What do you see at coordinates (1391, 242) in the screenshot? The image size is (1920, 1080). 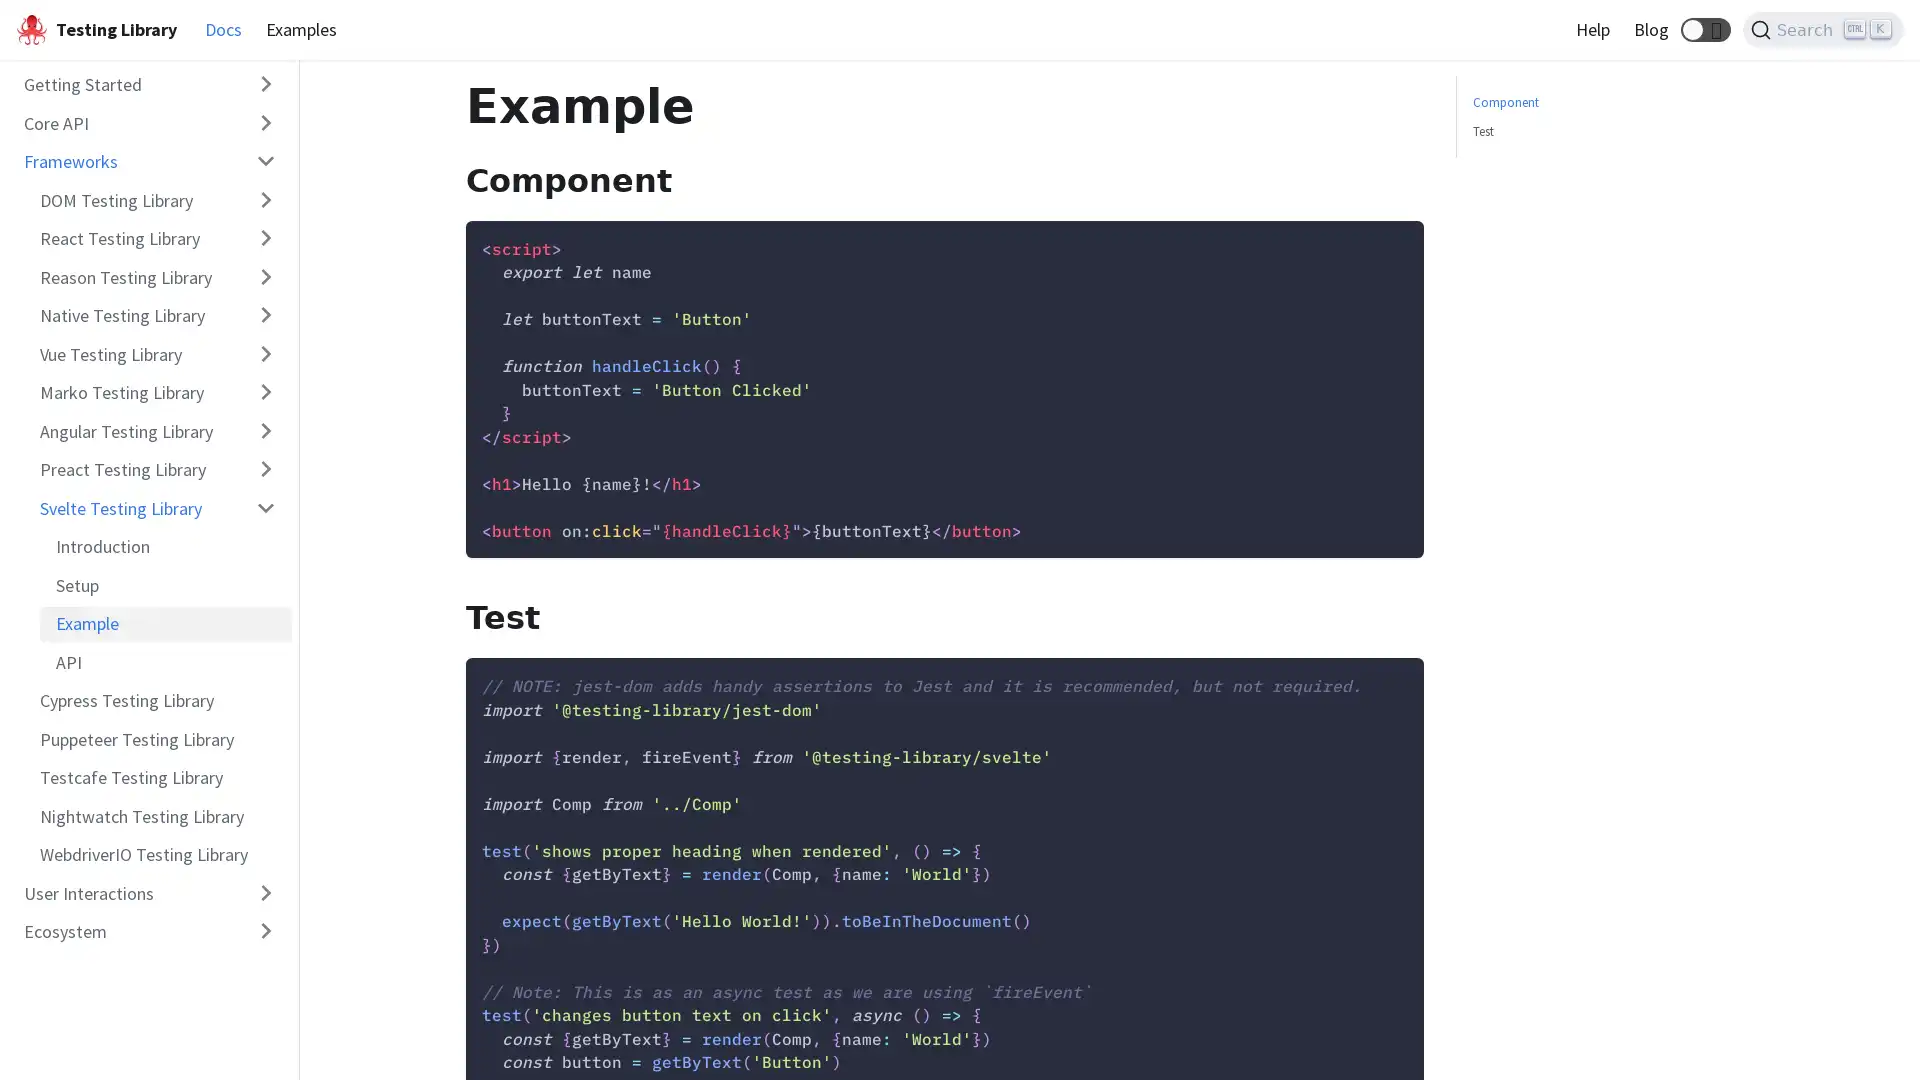 I see `Copy code to clipboard` at bounding box center [1391, 242].